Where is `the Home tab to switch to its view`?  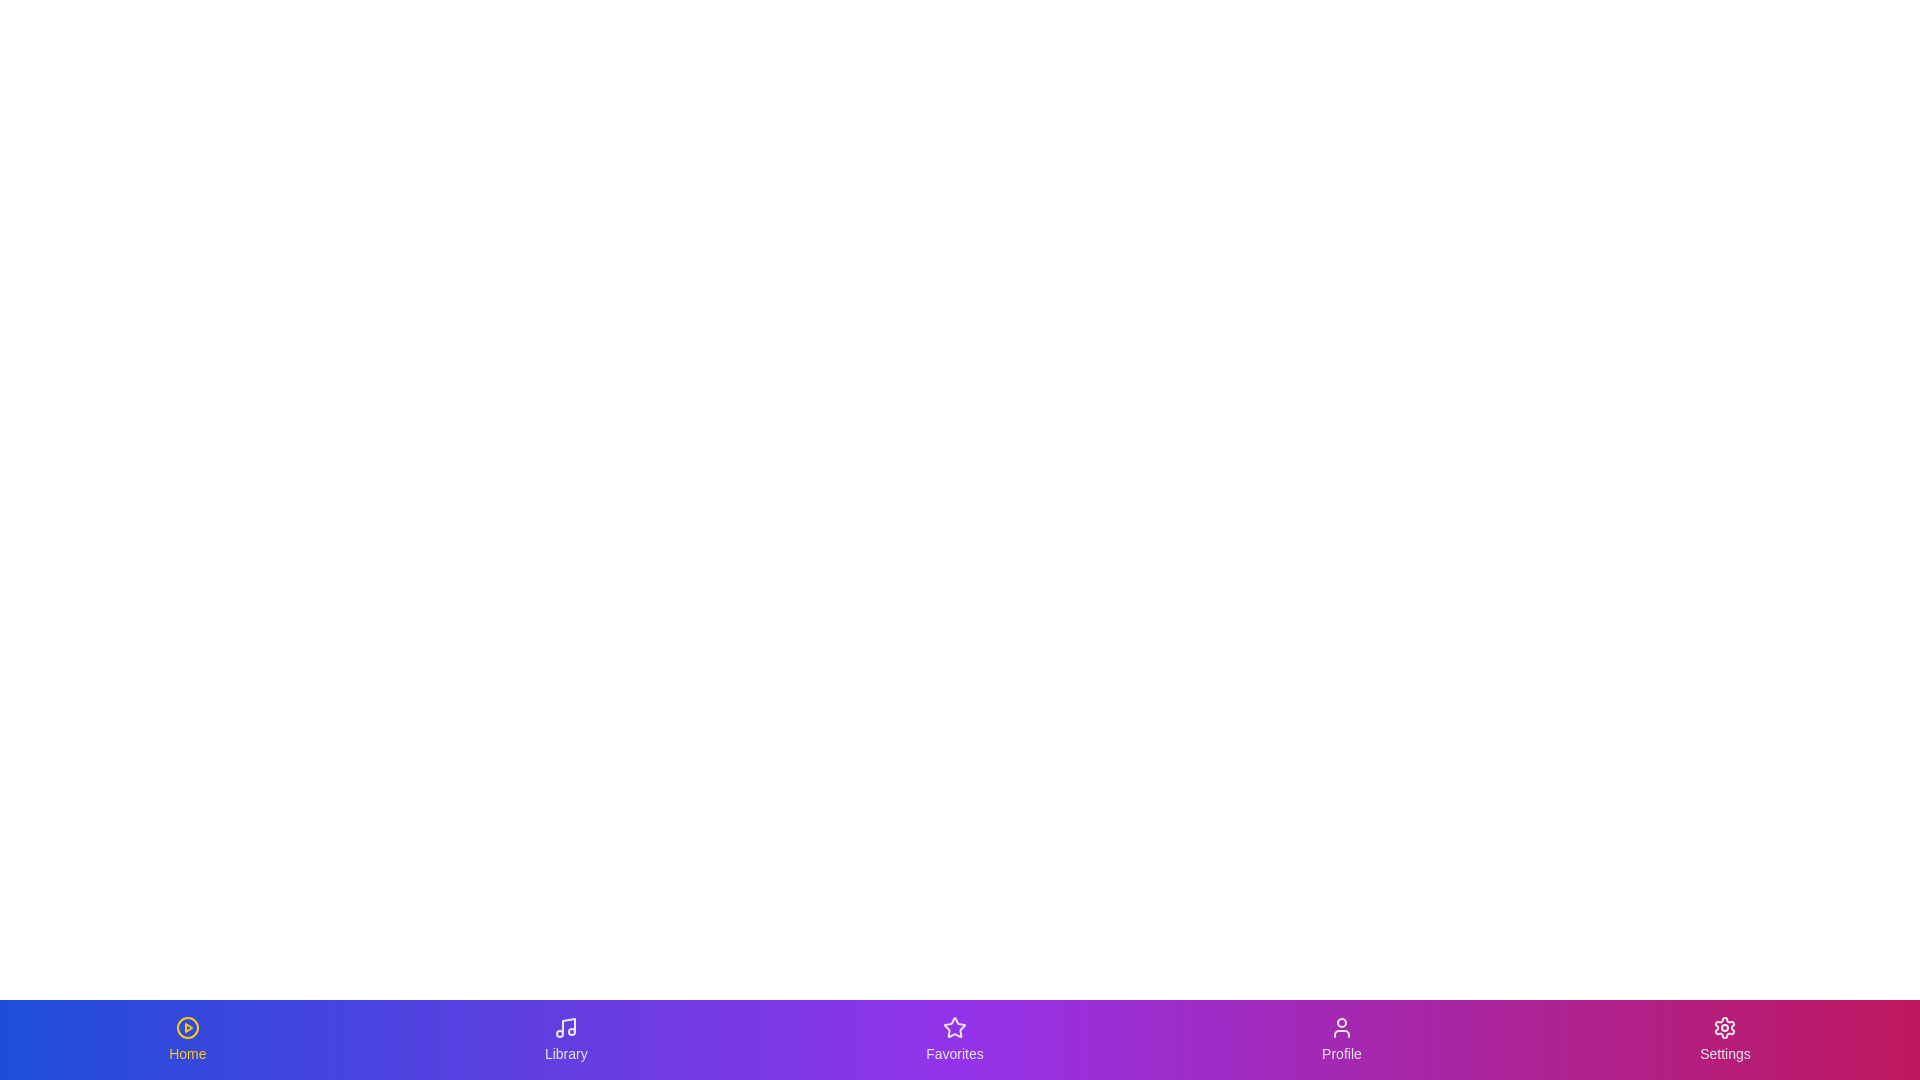
the Home tab to switch to its view is located at coordinates (187, 1039).